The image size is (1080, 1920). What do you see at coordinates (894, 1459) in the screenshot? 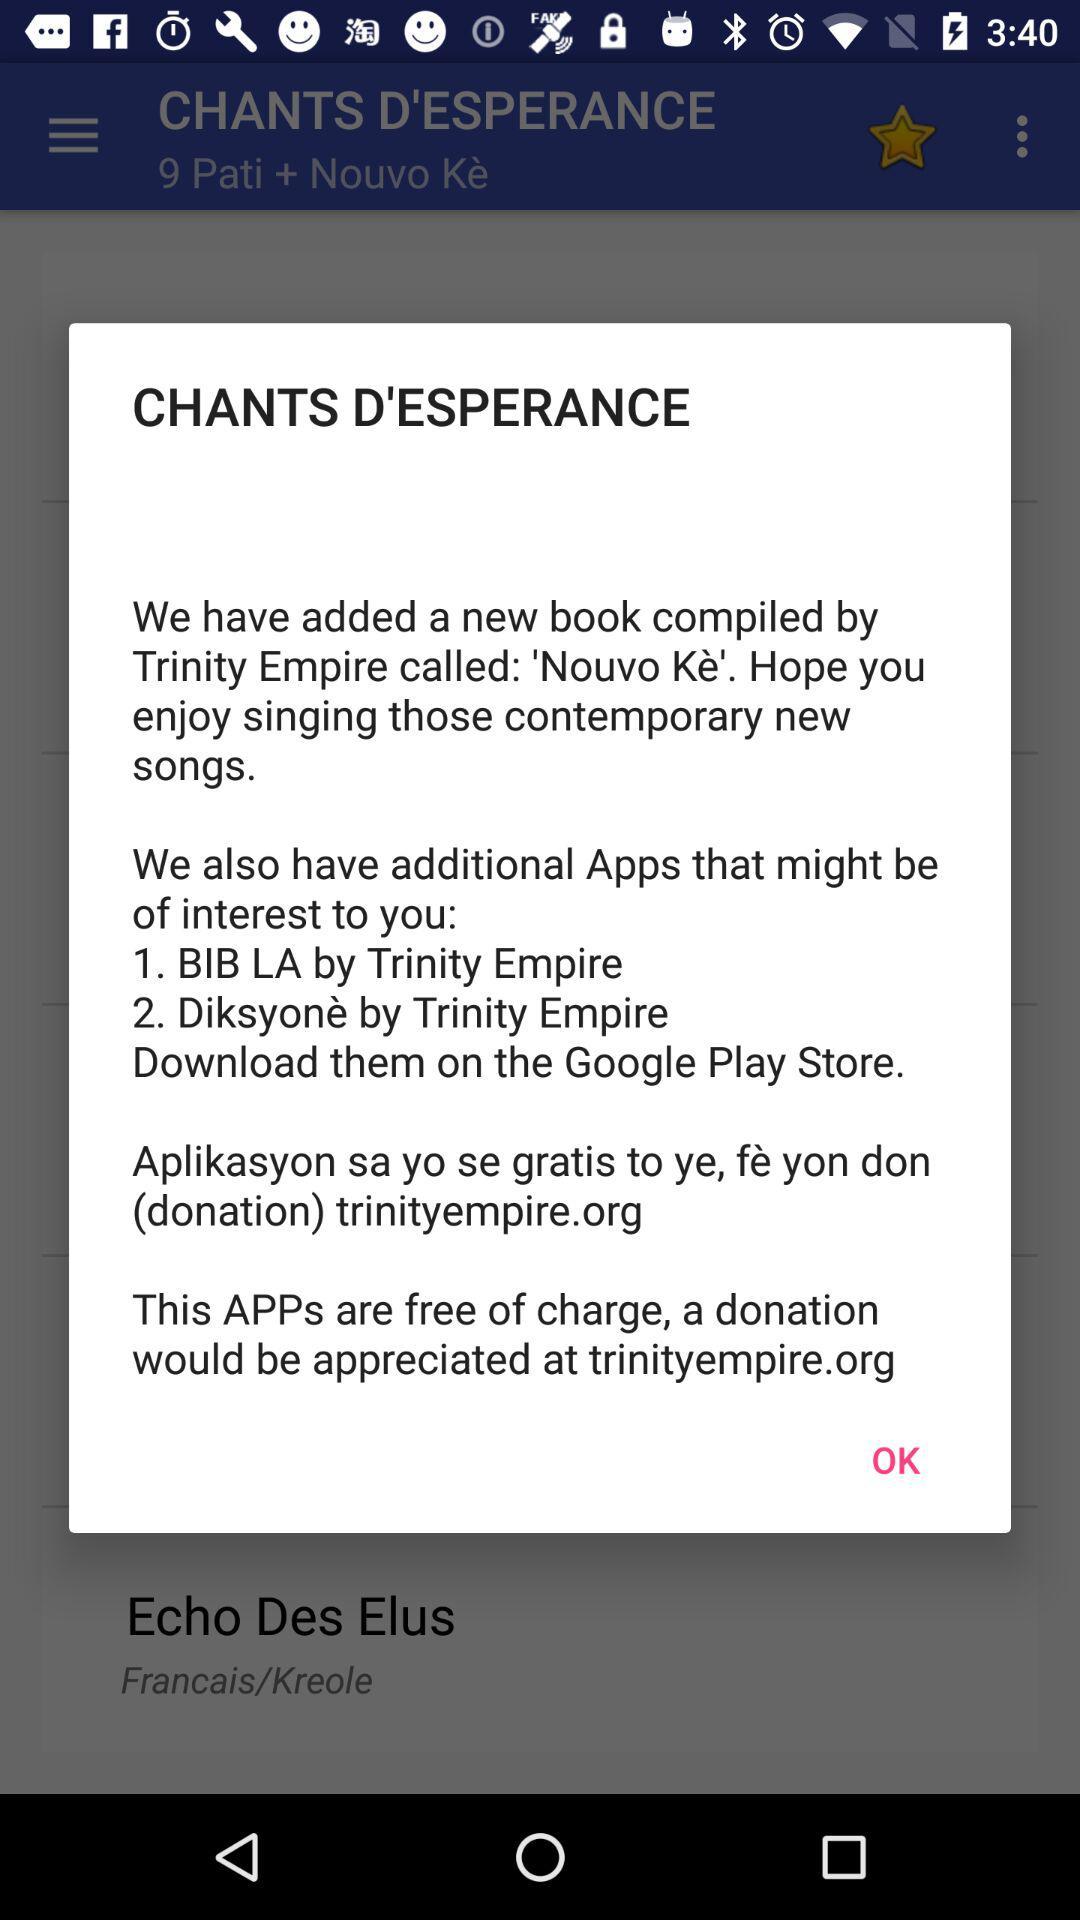
I see `the ok icon` at bounding box center [894, 1459].